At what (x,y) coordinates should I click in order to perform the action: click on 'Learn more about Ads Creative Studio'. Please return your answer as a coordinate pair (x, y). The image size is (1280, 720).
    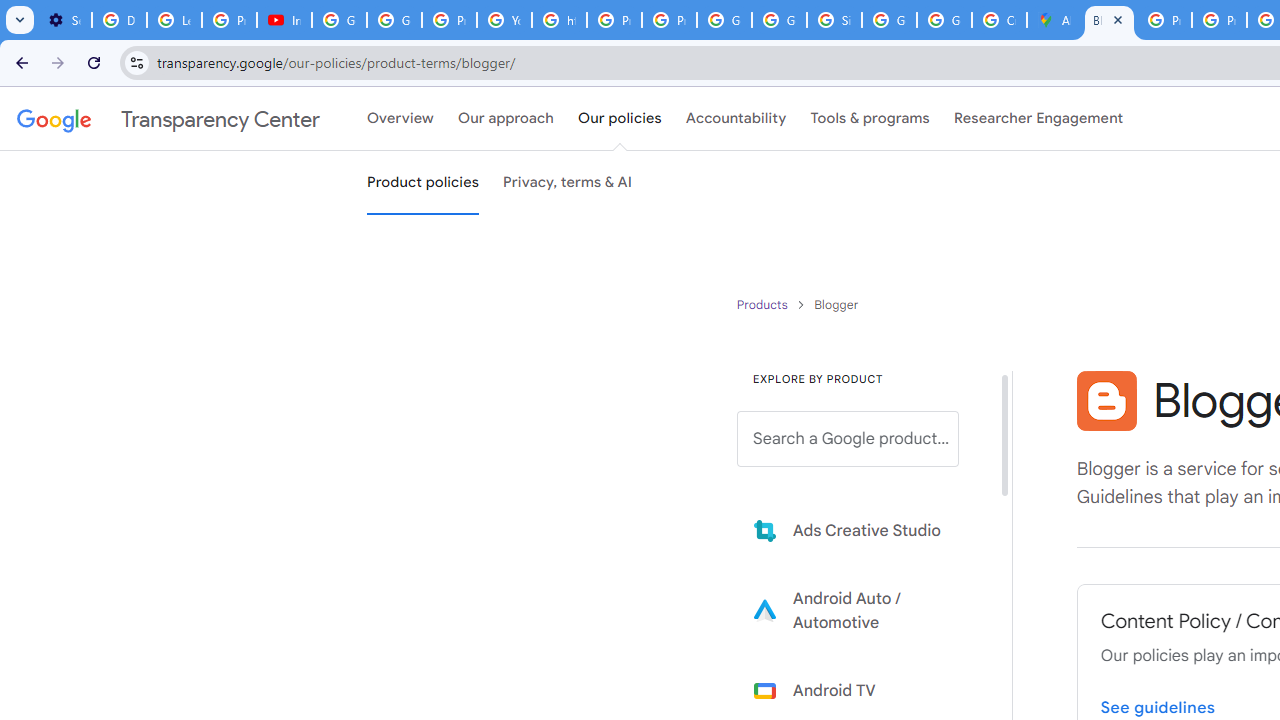
    Looking at the image, I should click on (862, 530).